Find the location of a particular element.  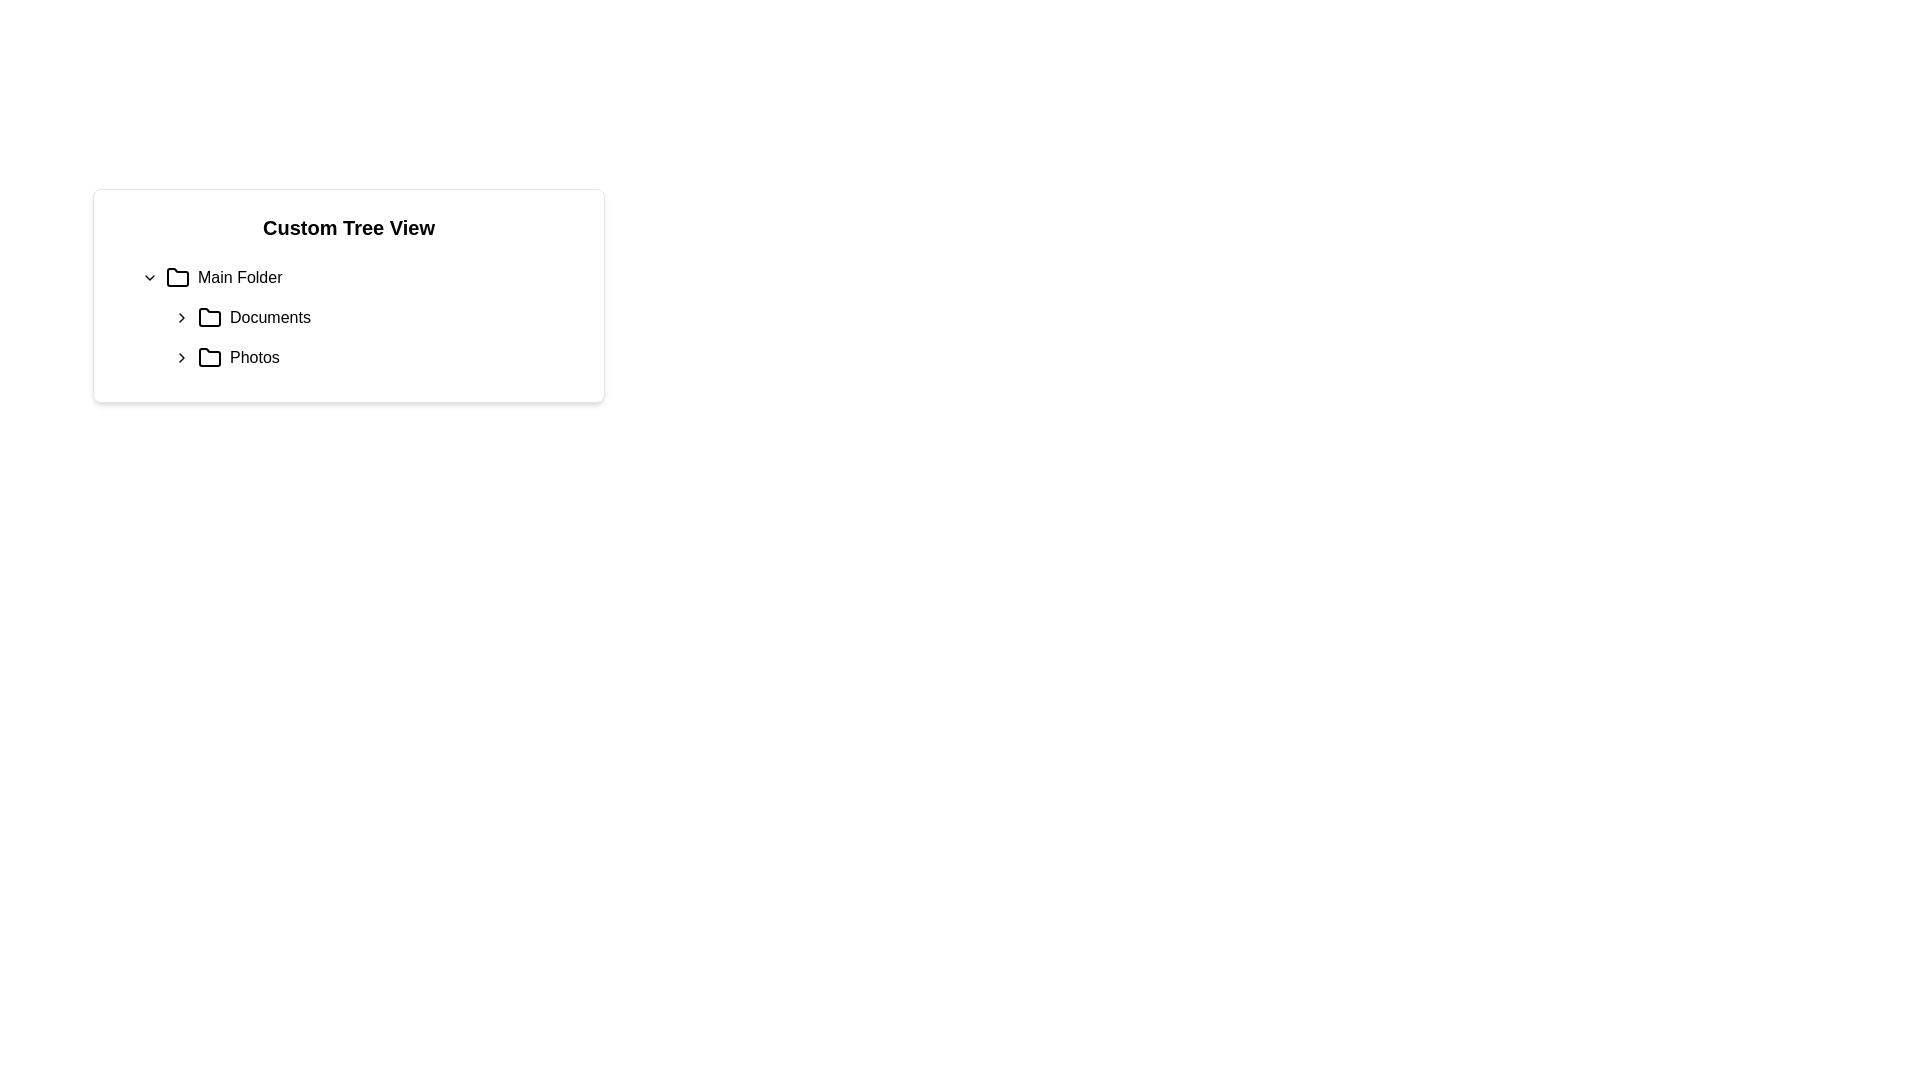

the 'Photos' folder icon, which serves as a visual representation of the folder in the tree view component, located directly to the left of the 'Photos' label under the 'Main Folder' section is located at coordinates (210, 356).